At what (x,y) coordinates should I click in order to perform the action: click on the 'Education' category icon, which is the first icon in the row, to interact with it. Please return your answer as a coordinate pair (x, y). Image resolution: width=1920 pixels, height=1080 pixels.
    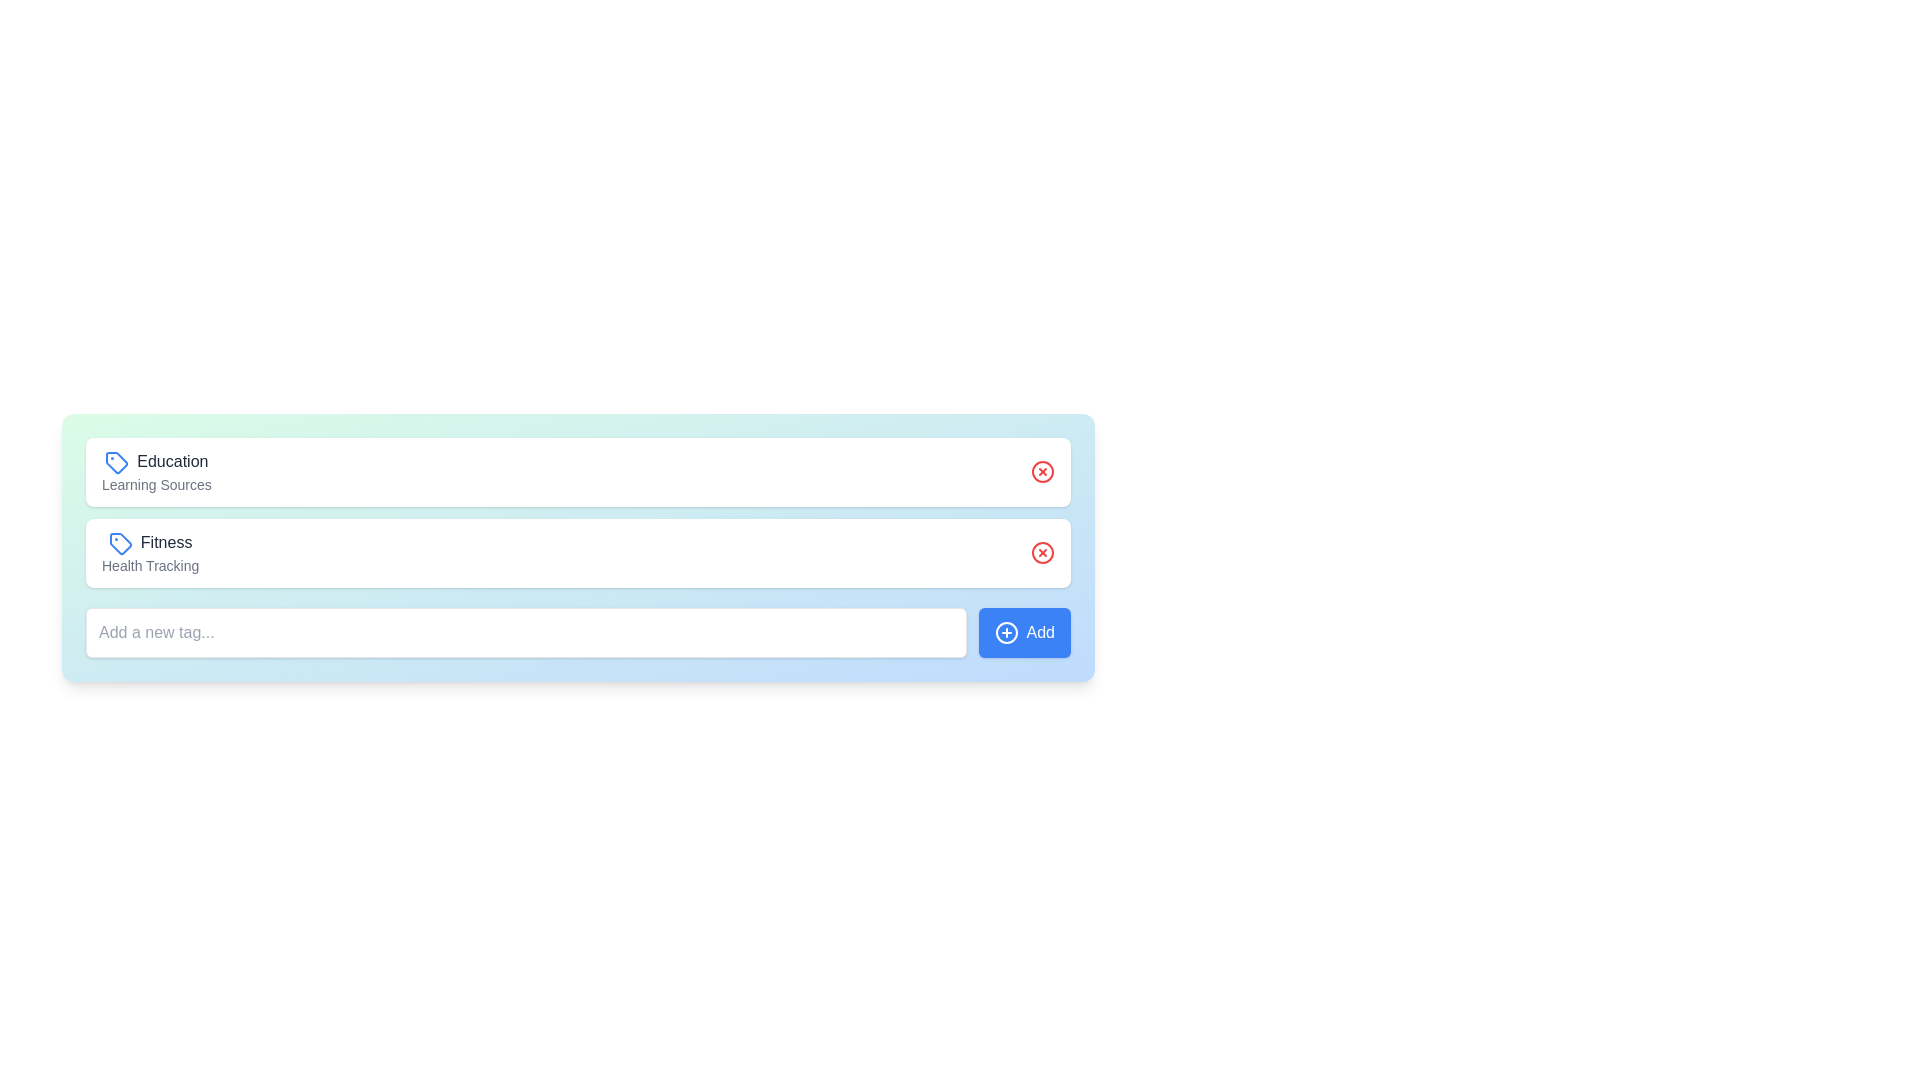
    Looking at the image, I should click on (116, 462).